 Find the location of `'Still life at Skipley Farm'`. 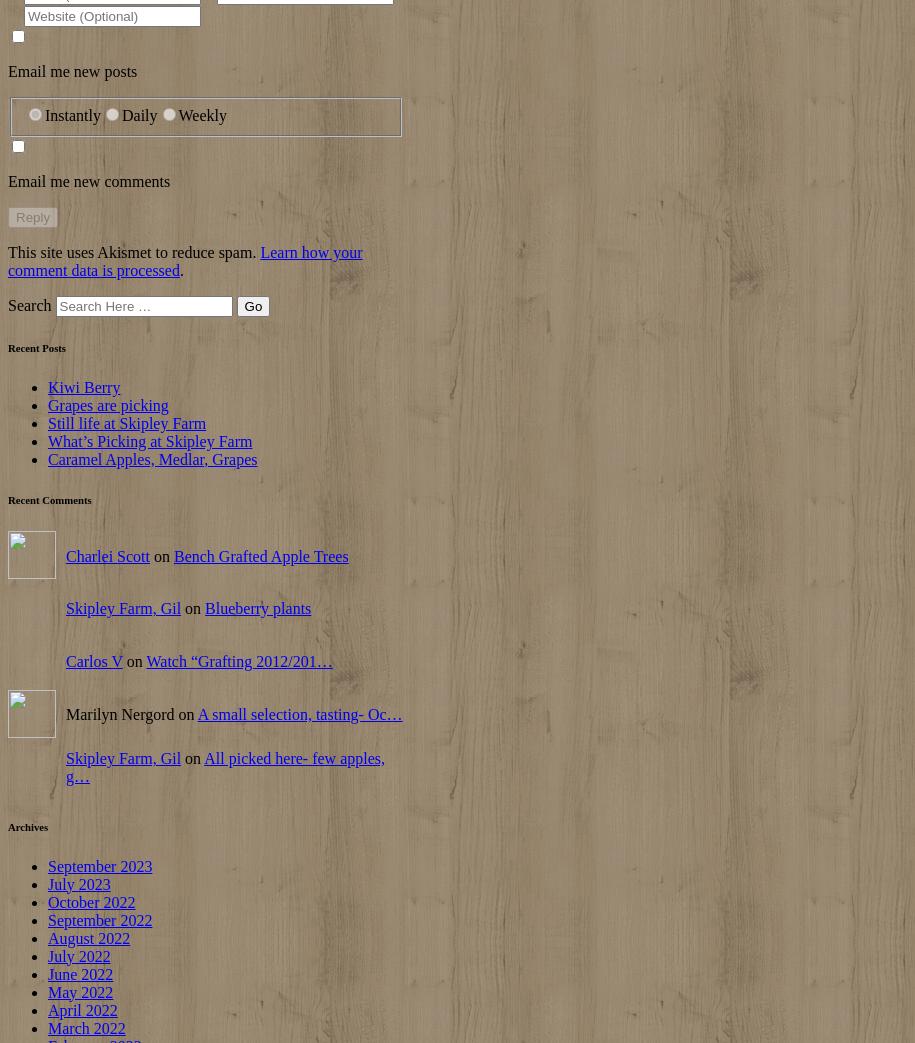

'Still life at Skipley Farm' is located at coordinates (127, 422).